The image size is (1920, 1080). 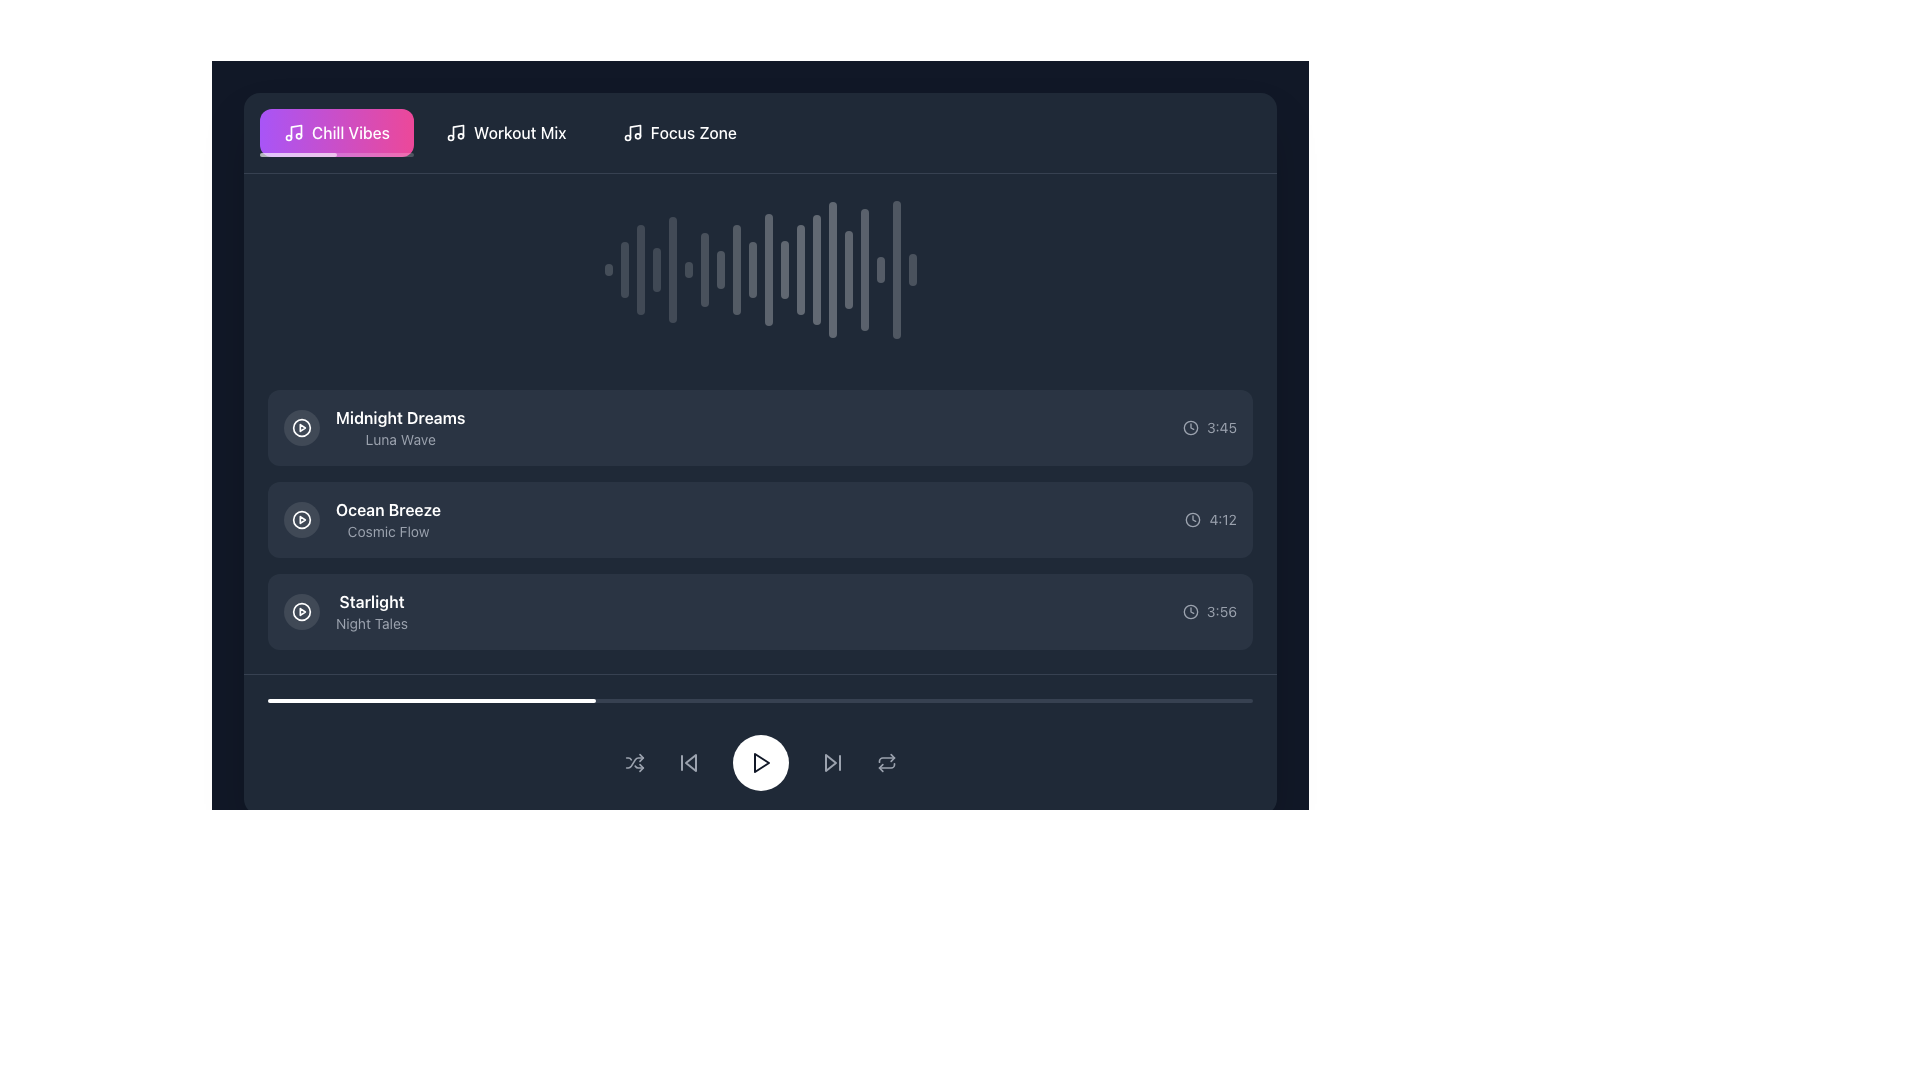 I want to click on the fourteenth vertical bar in the audio visualization component, which represents a specific beat or amplitude data point in the waveform, so click(x=816, y=270).